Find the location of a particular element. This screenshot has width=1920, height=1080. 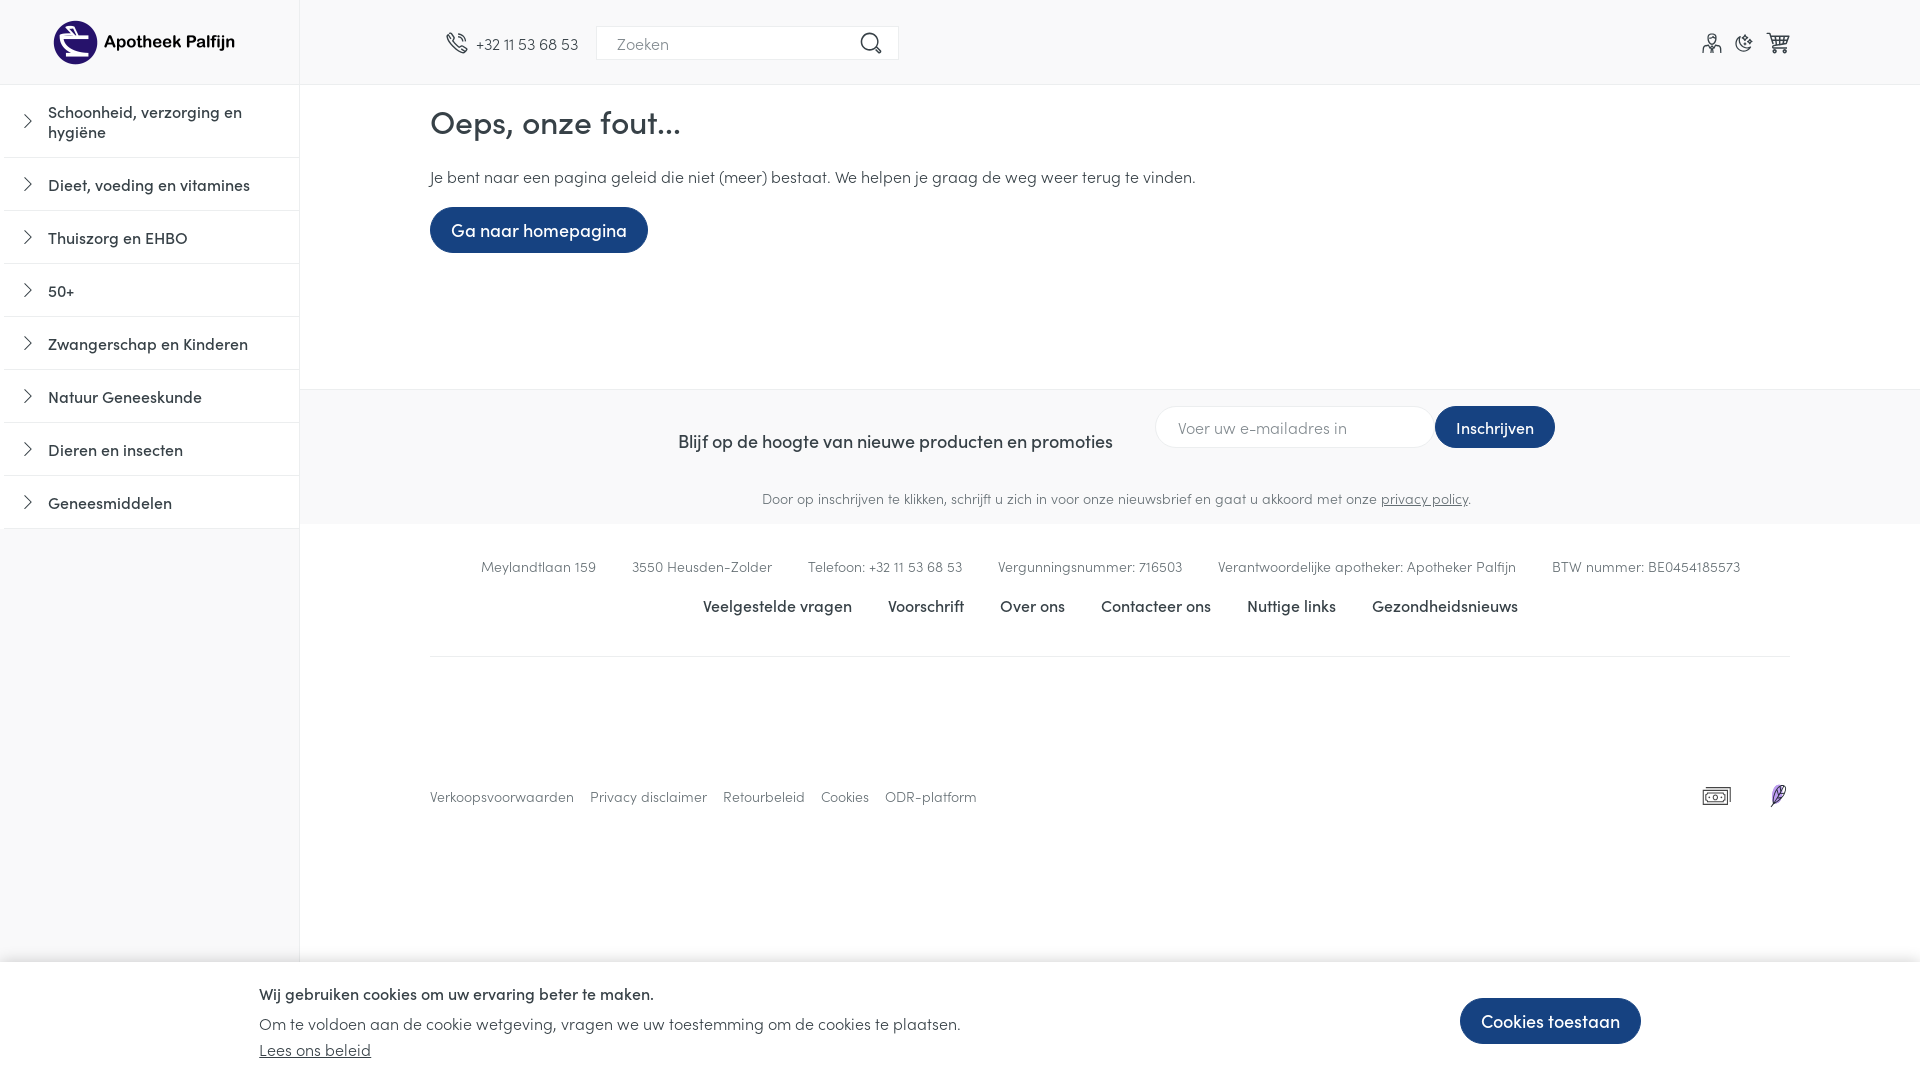

'Nuttige links' is located at coordinates (1290, 604).